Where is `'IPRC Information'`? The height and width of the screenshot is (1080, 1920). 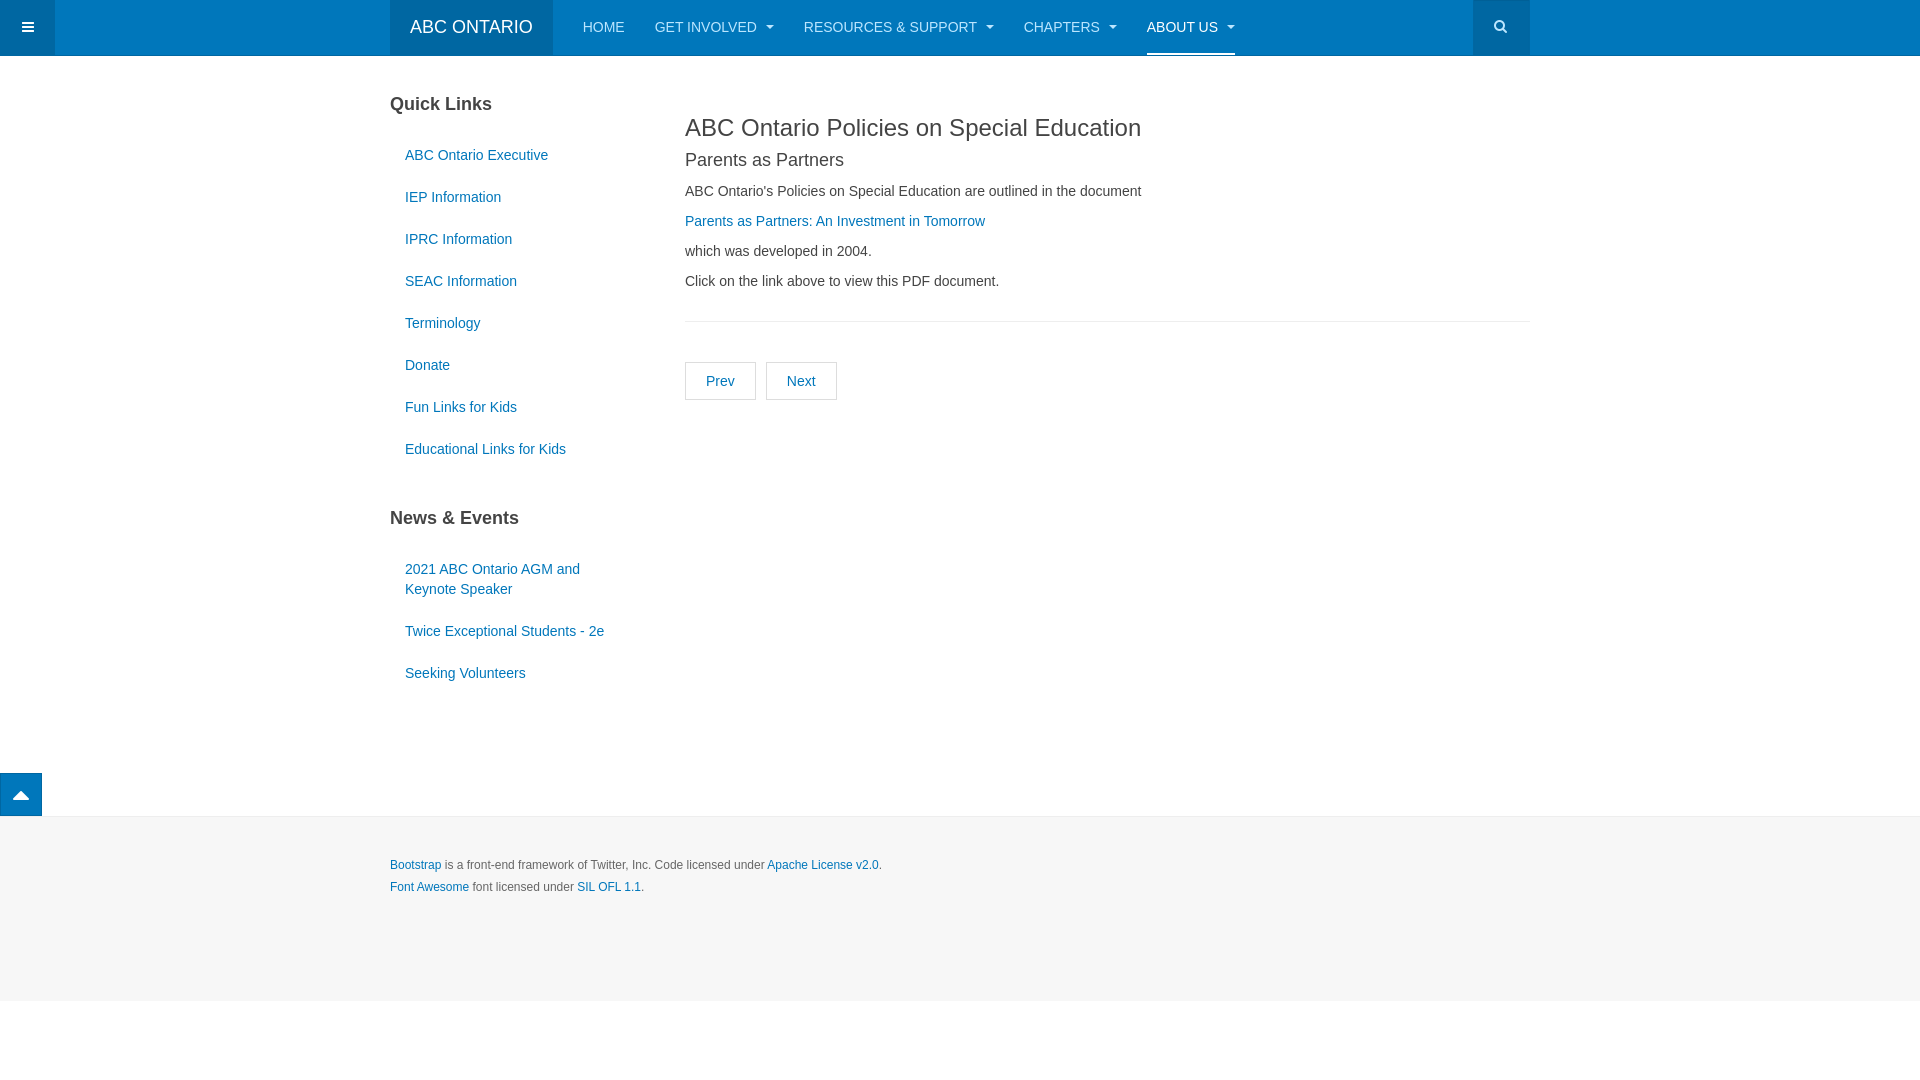 'IPRC Information' is located at coordinates (517, 238).